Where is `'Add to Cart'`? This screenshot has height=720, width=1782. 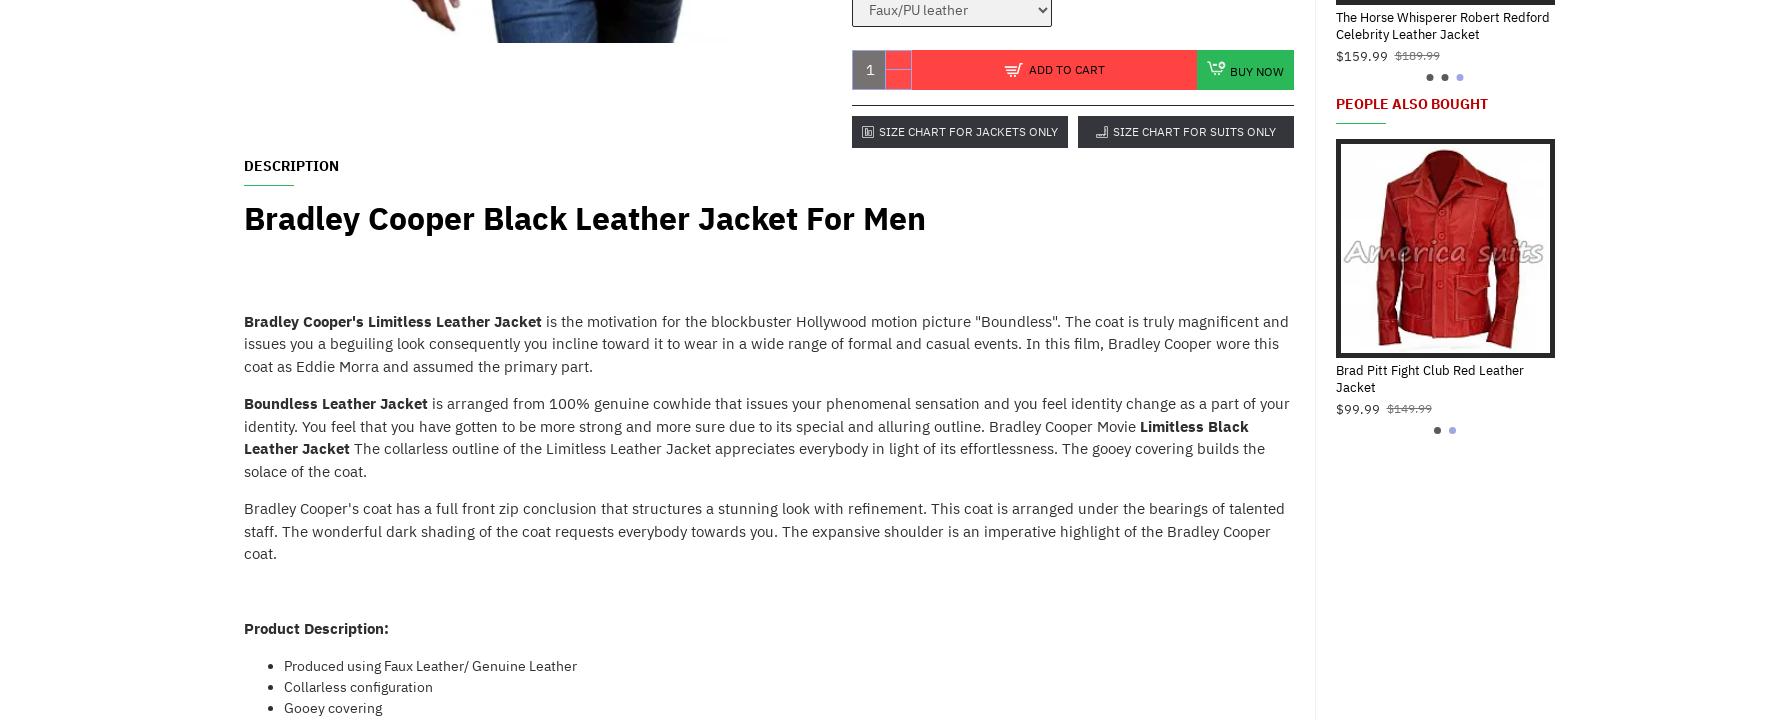 'Add to Cart' is located at coordinates (1064, 67).